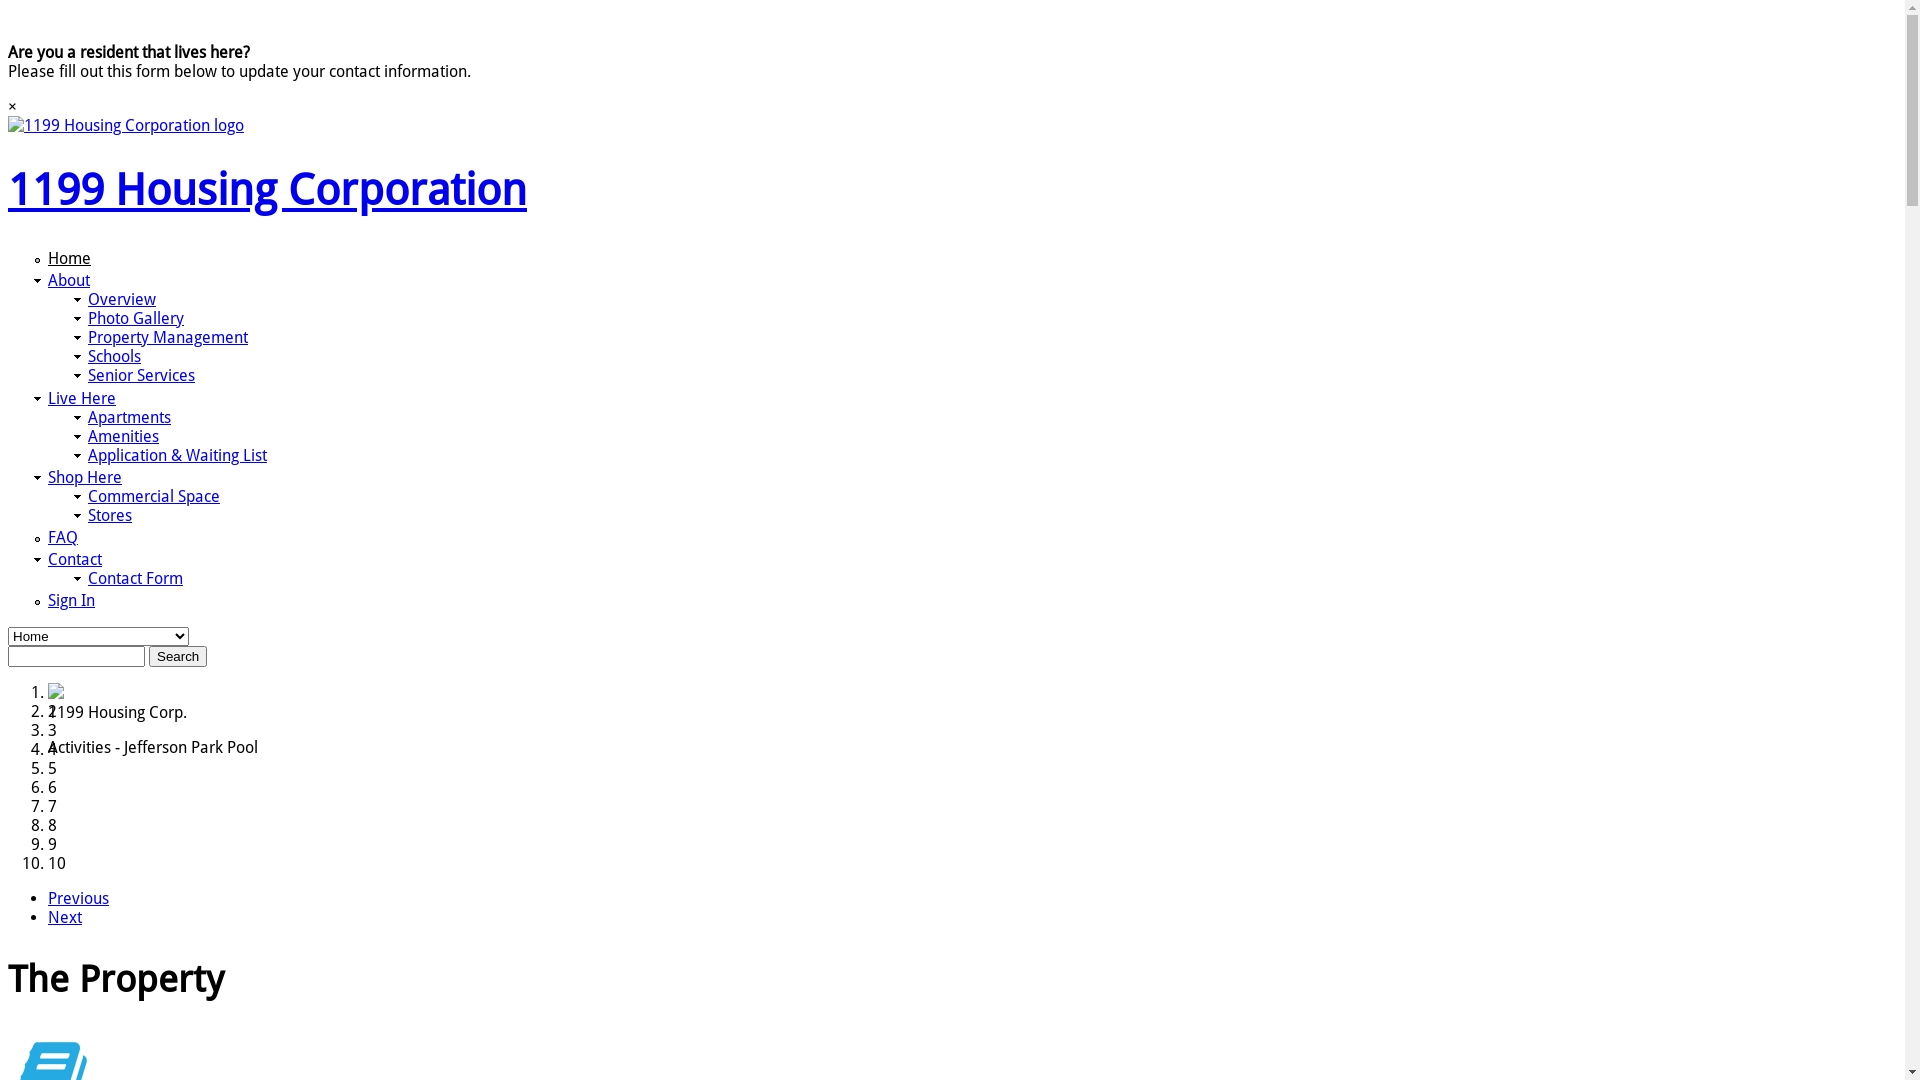 Image resolution: width=1920 pixels, height=1080 pixels. I want to click on '4', so click(48, 749).